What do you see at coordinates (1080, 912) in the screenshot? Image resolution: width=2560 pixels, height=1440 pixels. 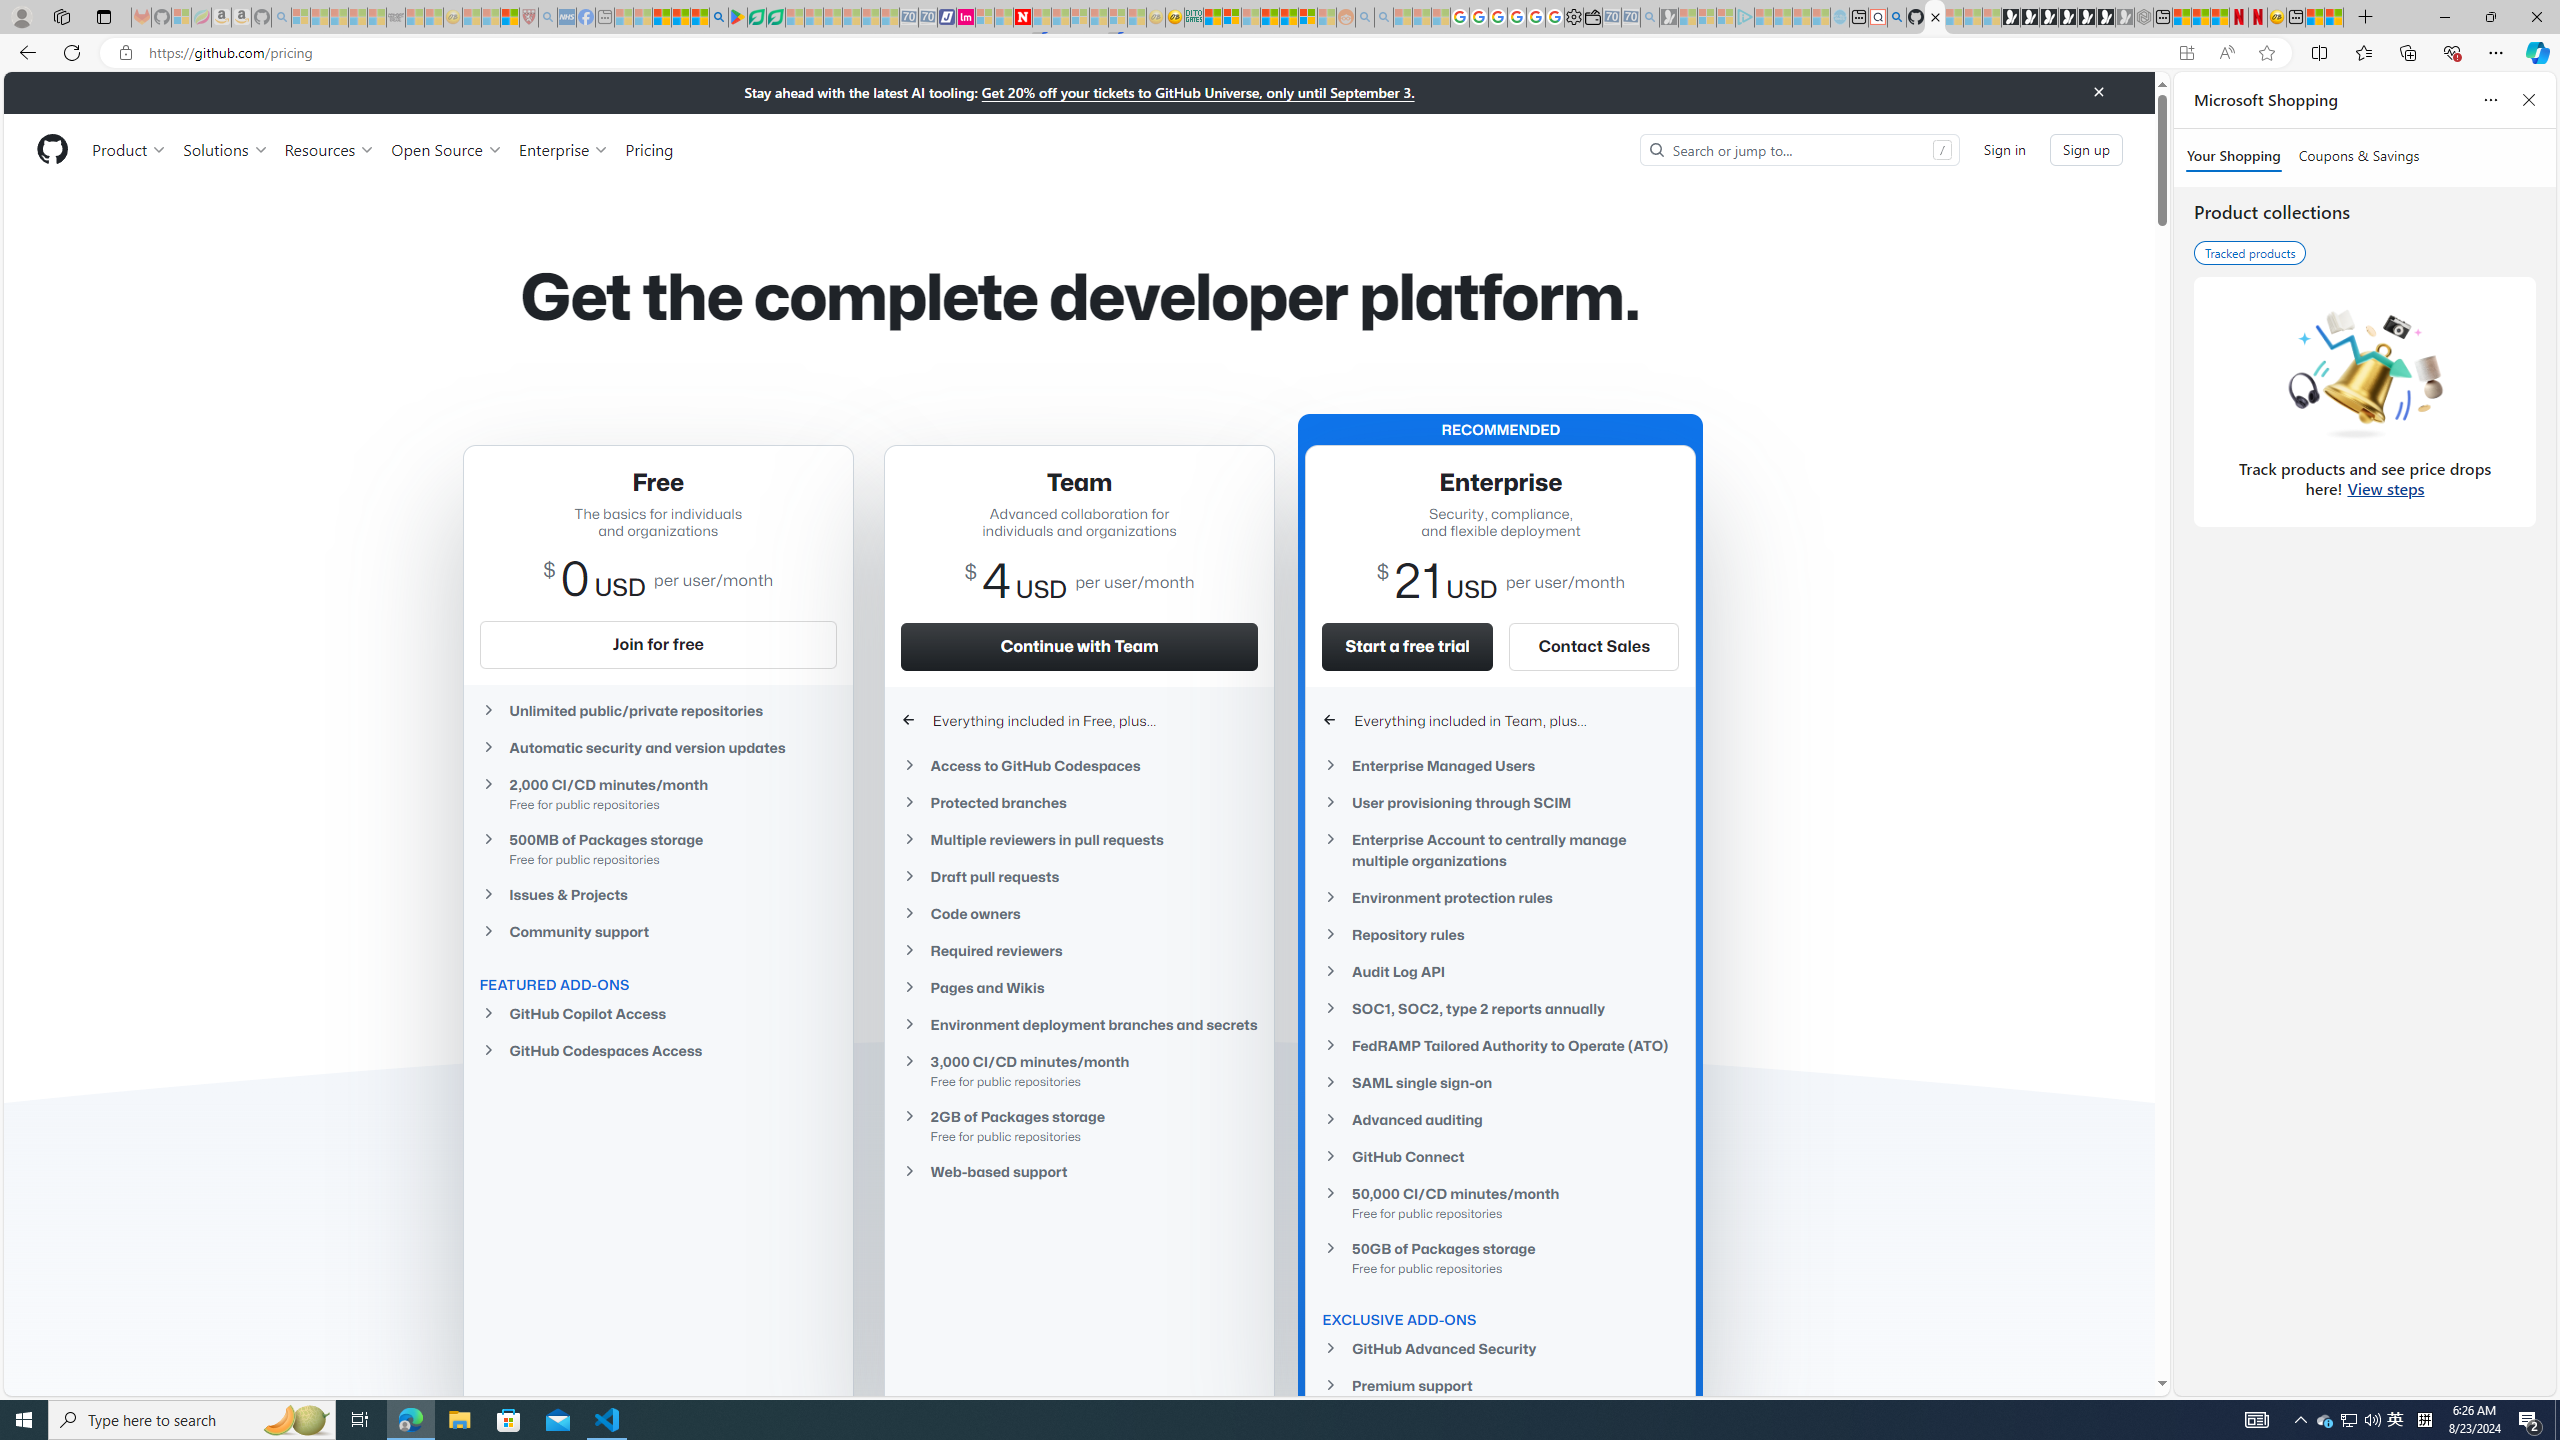 I see `'Code owners'` at bounding box center [1080, 912].